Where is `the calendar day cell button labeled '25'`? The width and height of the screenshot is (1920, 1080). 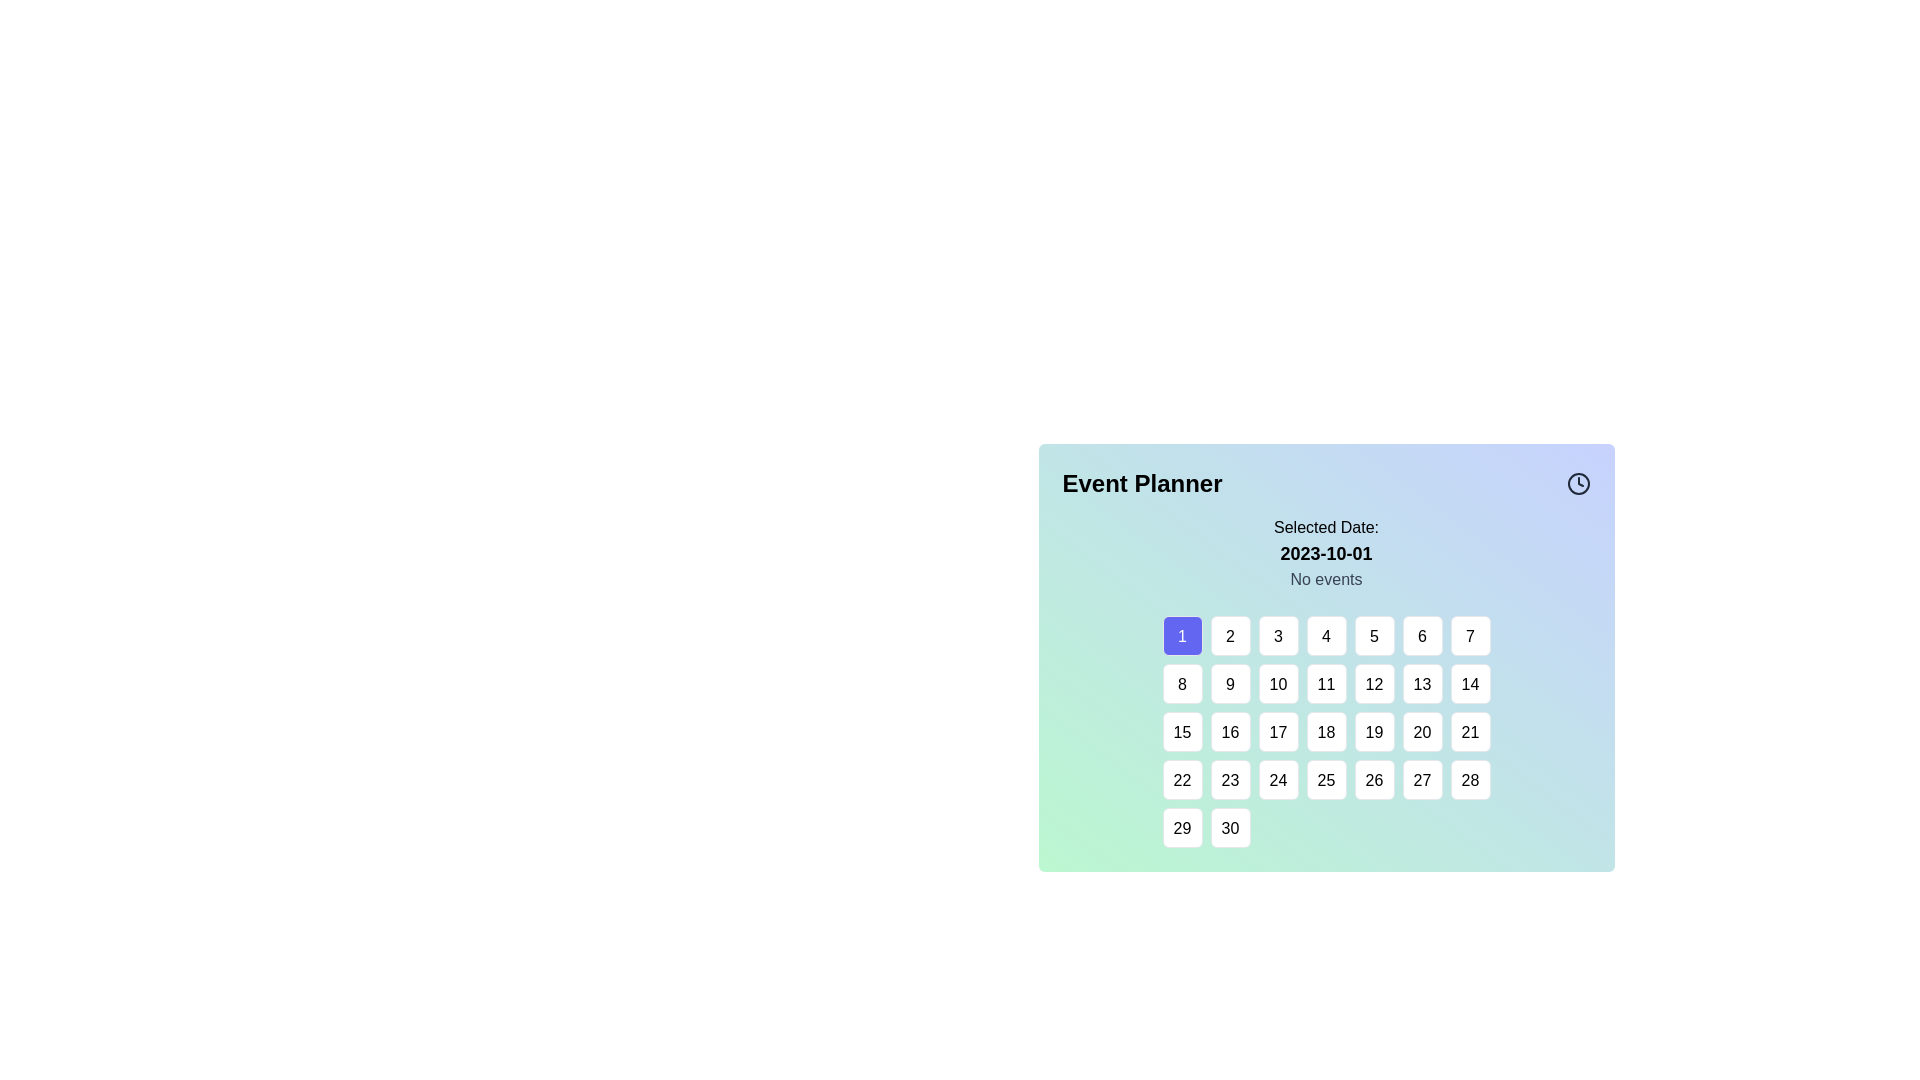 the calendar day cell button labeled '25' is located at coordinates (1326, 778).